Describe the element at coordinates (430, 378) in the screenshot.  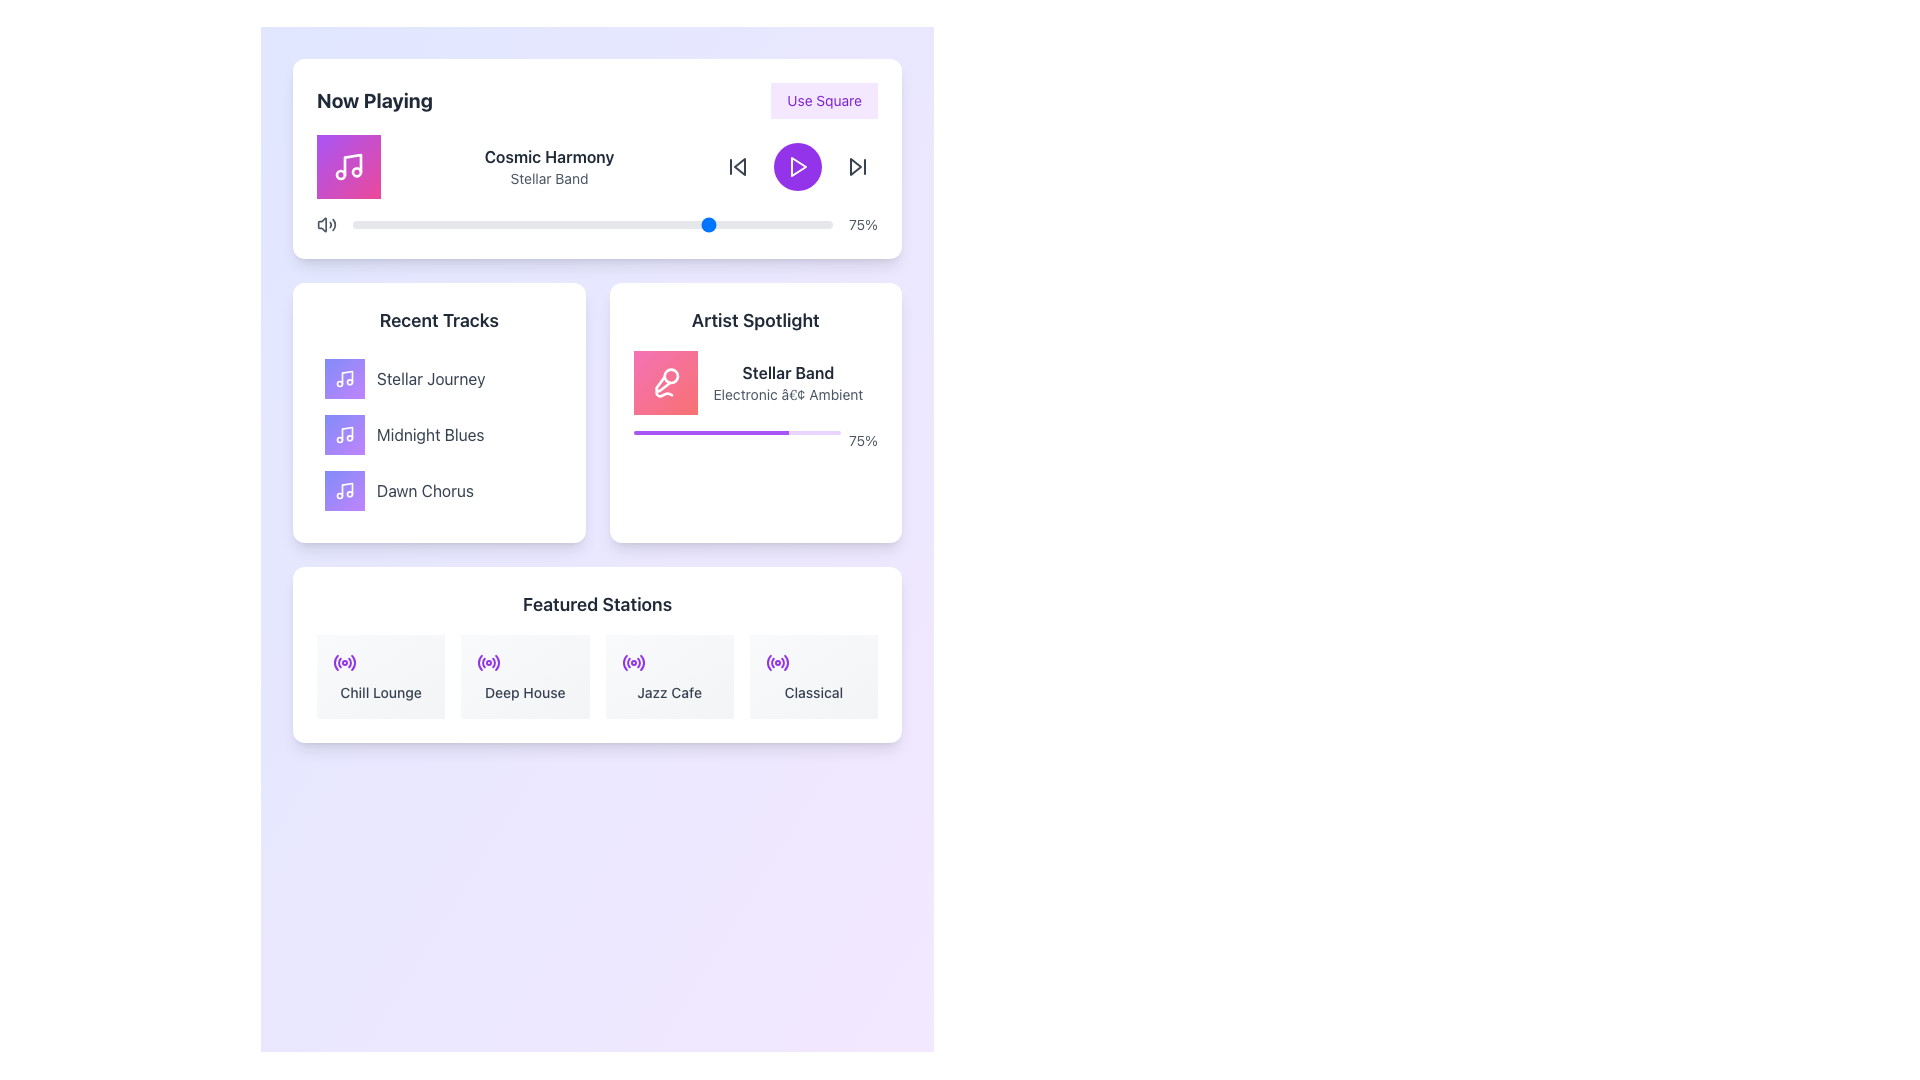
I see `the text label 'Stellar Journey' in the 'Recent Tracks' section` at that location.